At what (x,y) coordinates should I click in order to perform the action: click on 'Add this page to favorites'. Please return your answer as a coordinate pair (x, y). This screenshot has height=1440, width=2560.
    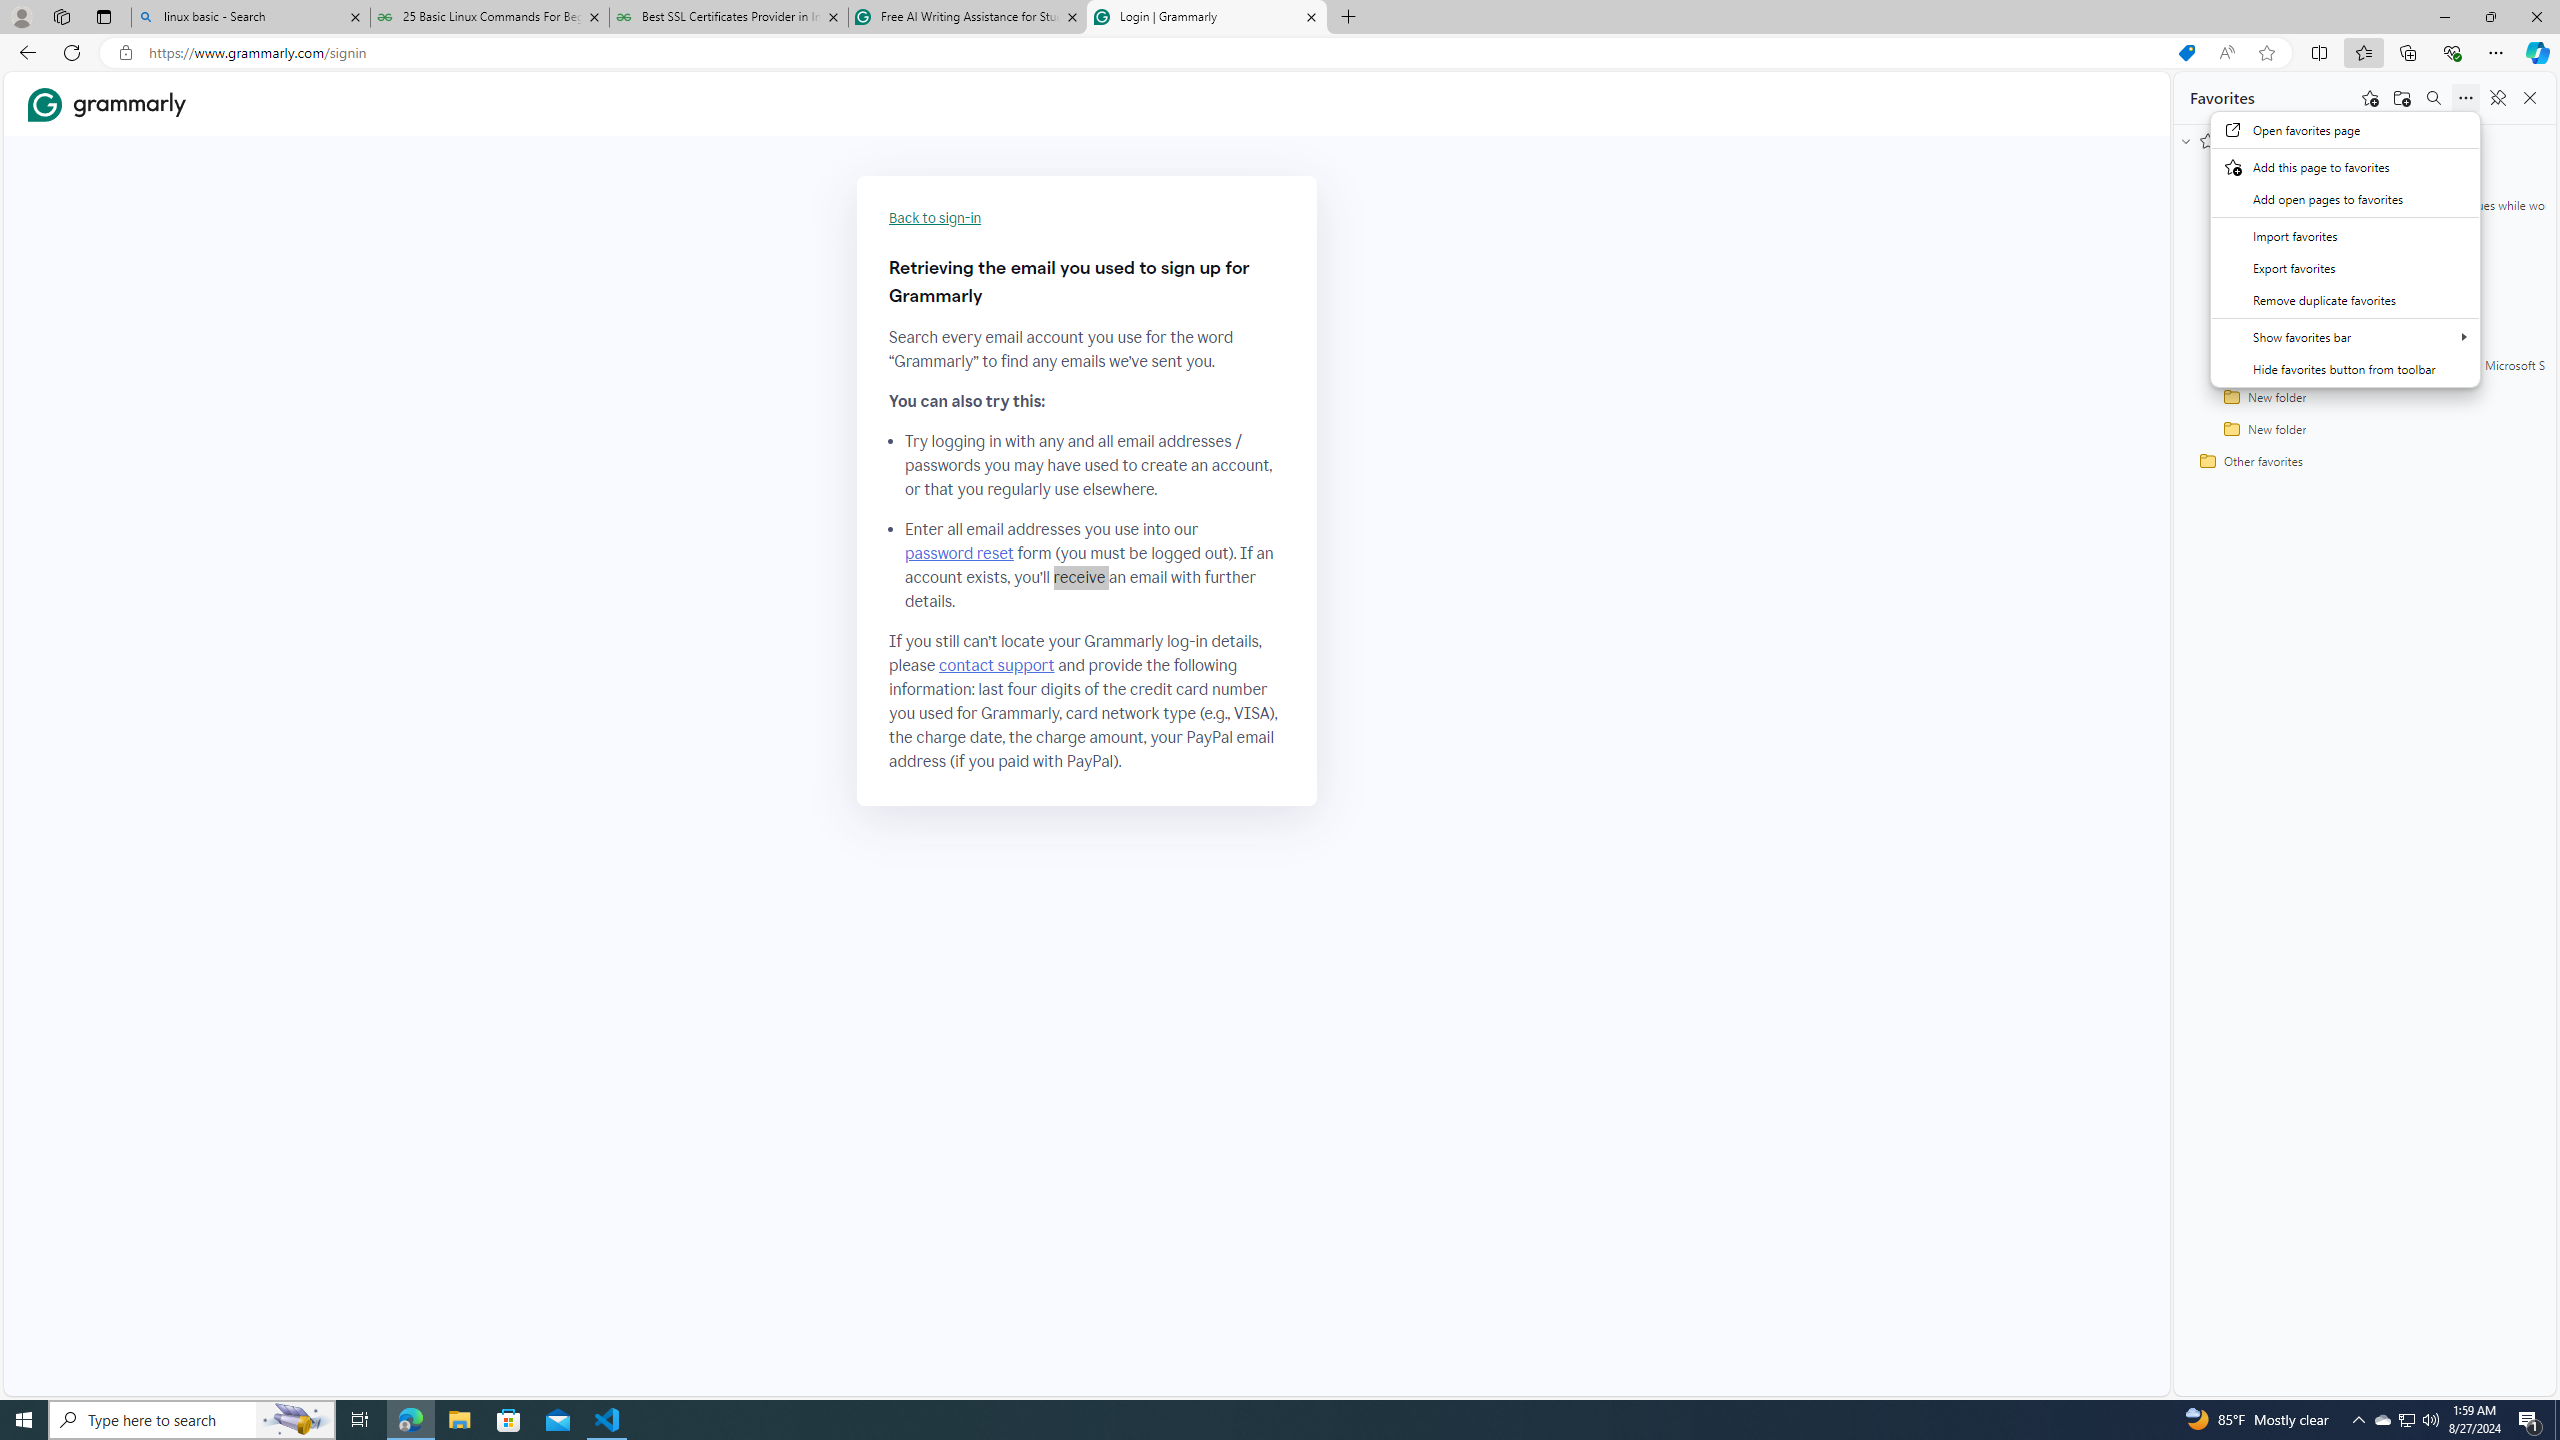
    Looking at the image, I should click on (2368, 96).